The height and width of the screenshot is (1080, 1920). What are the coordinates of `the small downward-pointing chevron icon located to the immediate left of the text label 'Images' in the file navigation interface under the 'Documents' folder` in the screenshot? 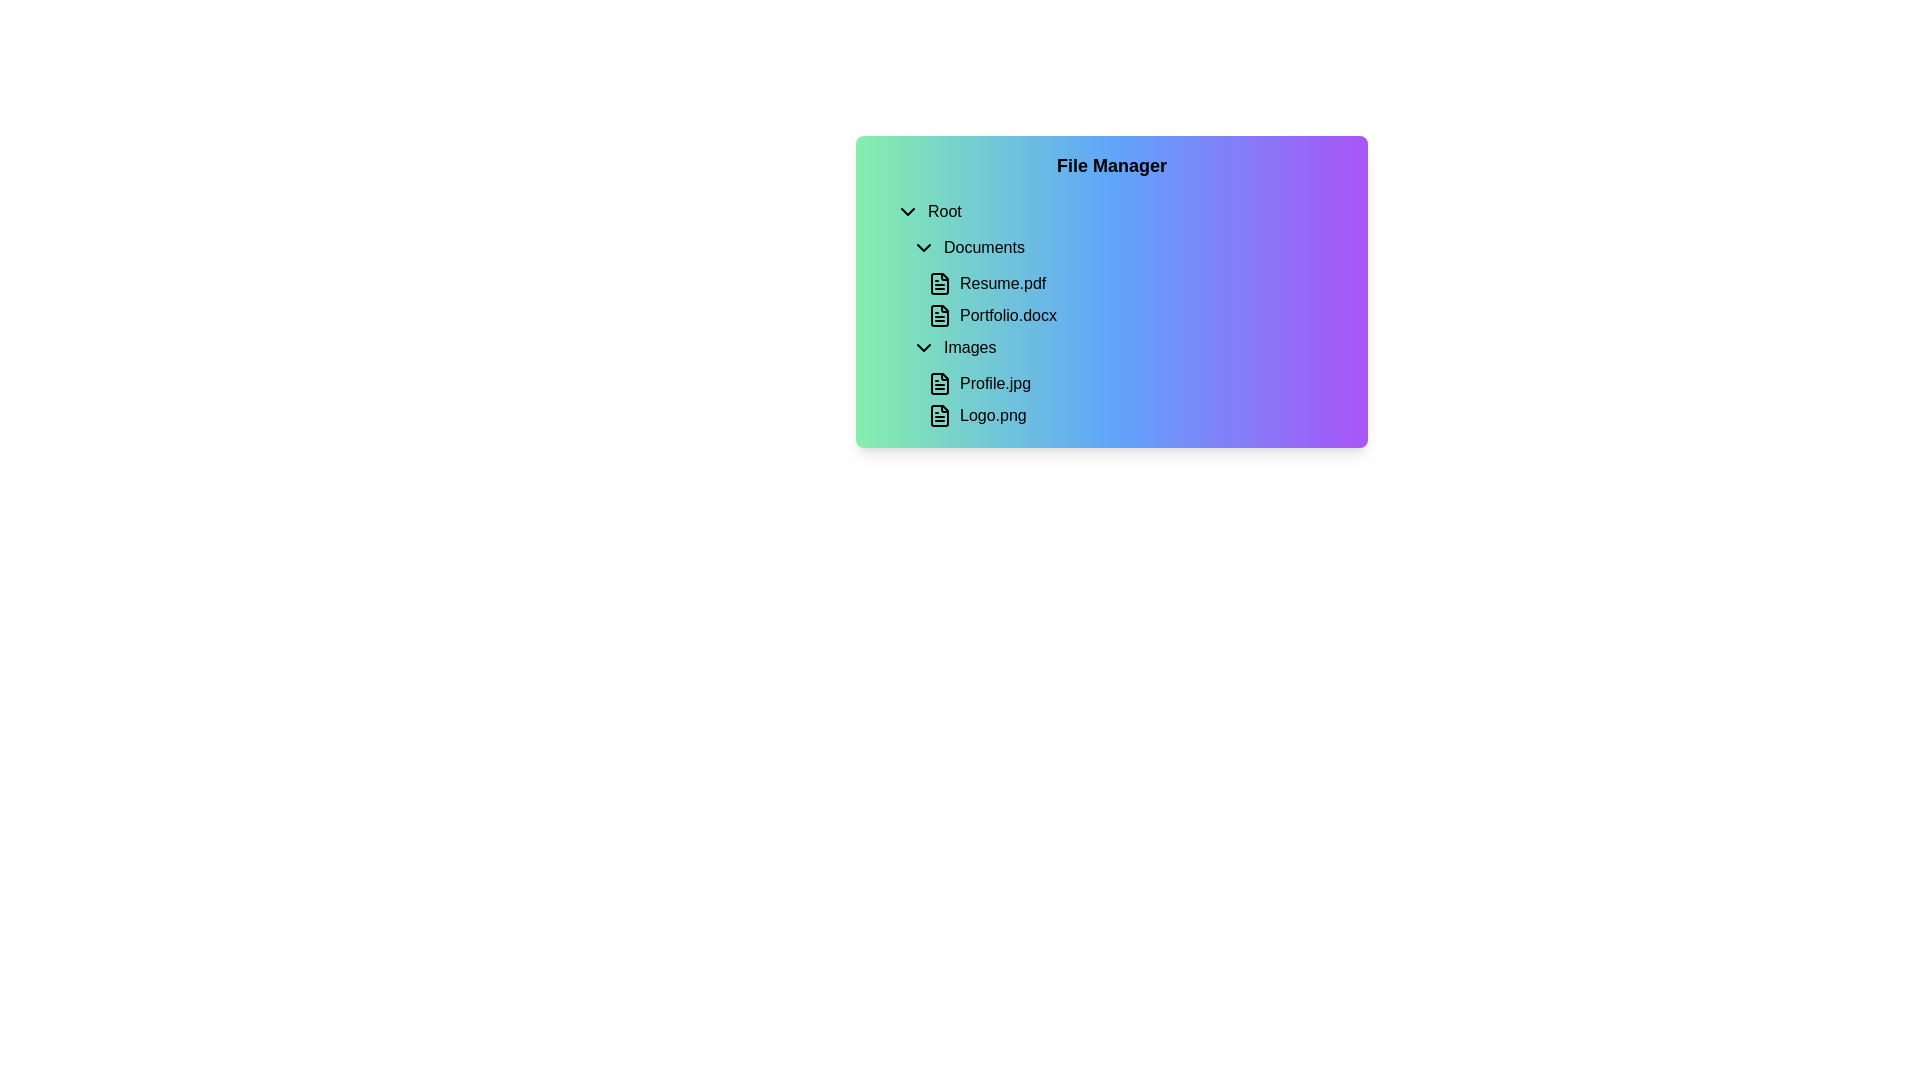 It's located at (923, 346).